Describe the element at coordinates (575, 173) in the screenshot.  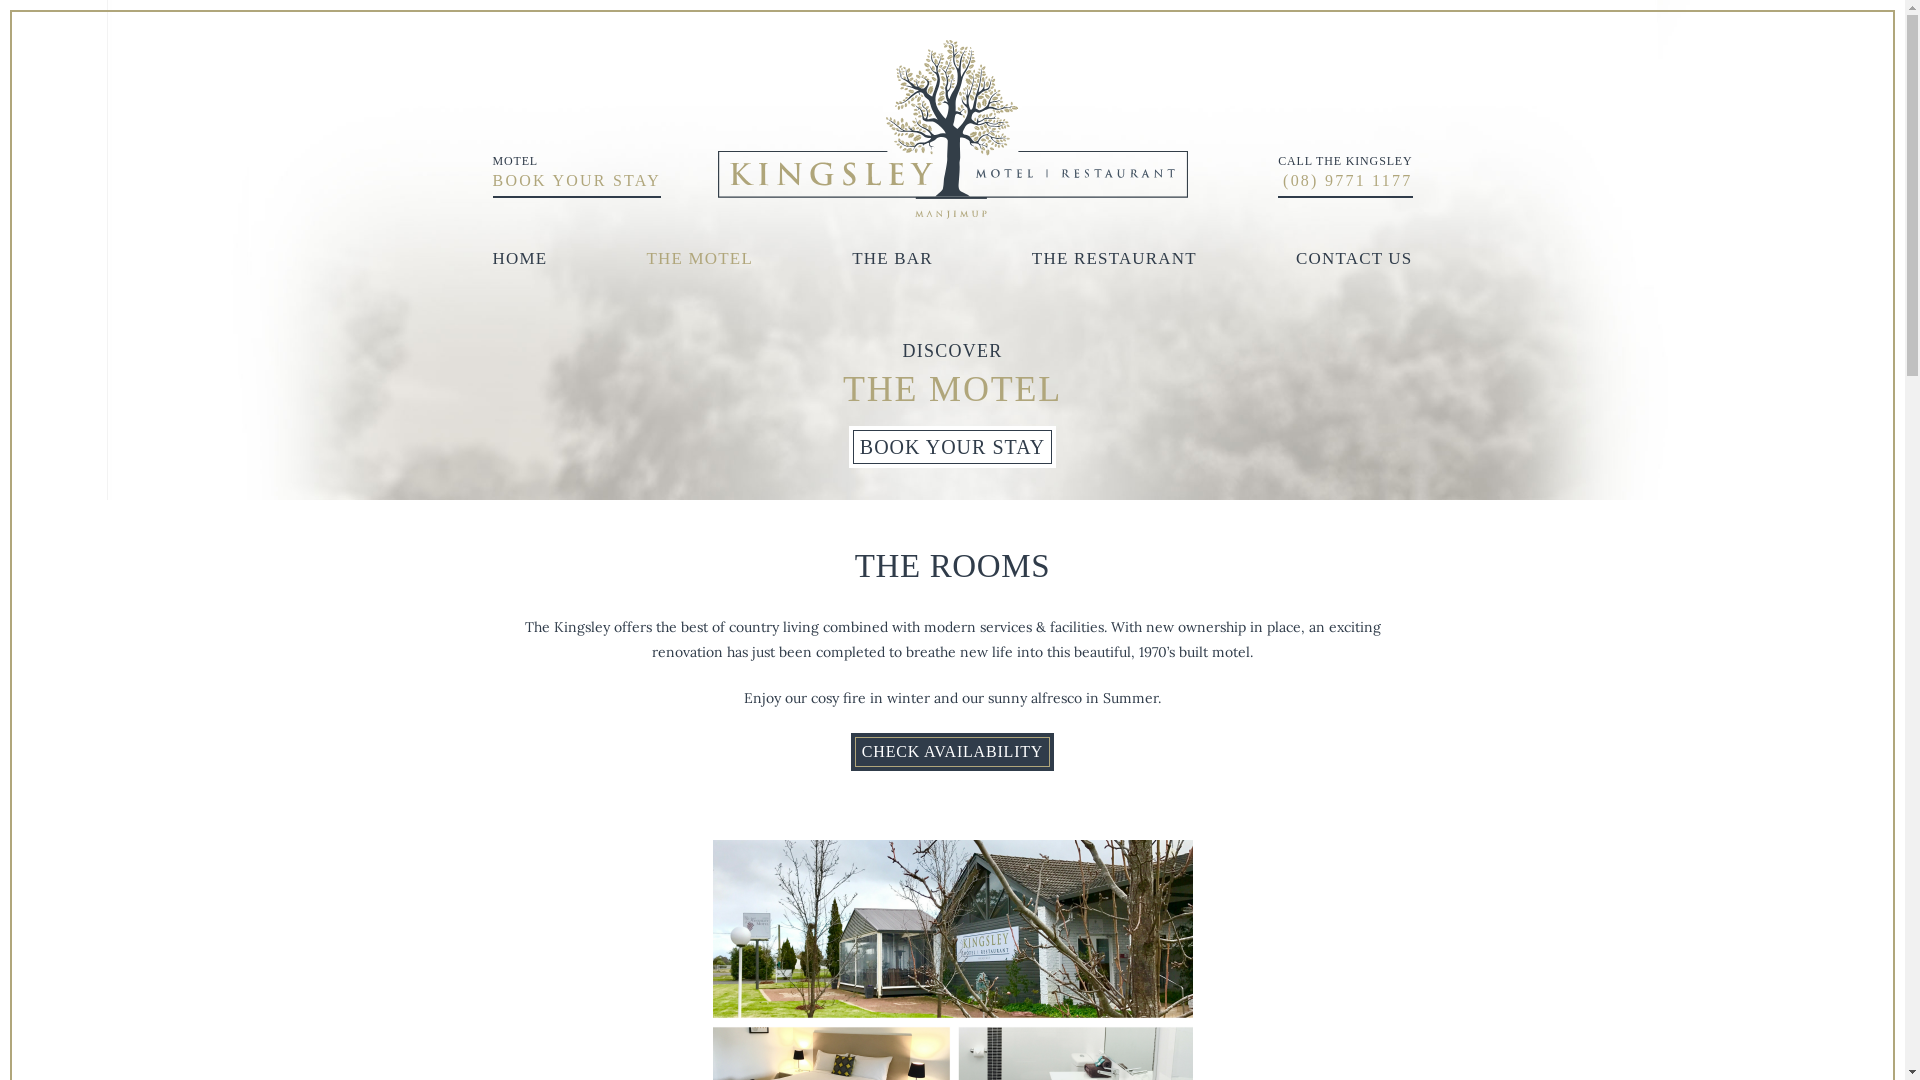
I see `'MOTEL` at that location.